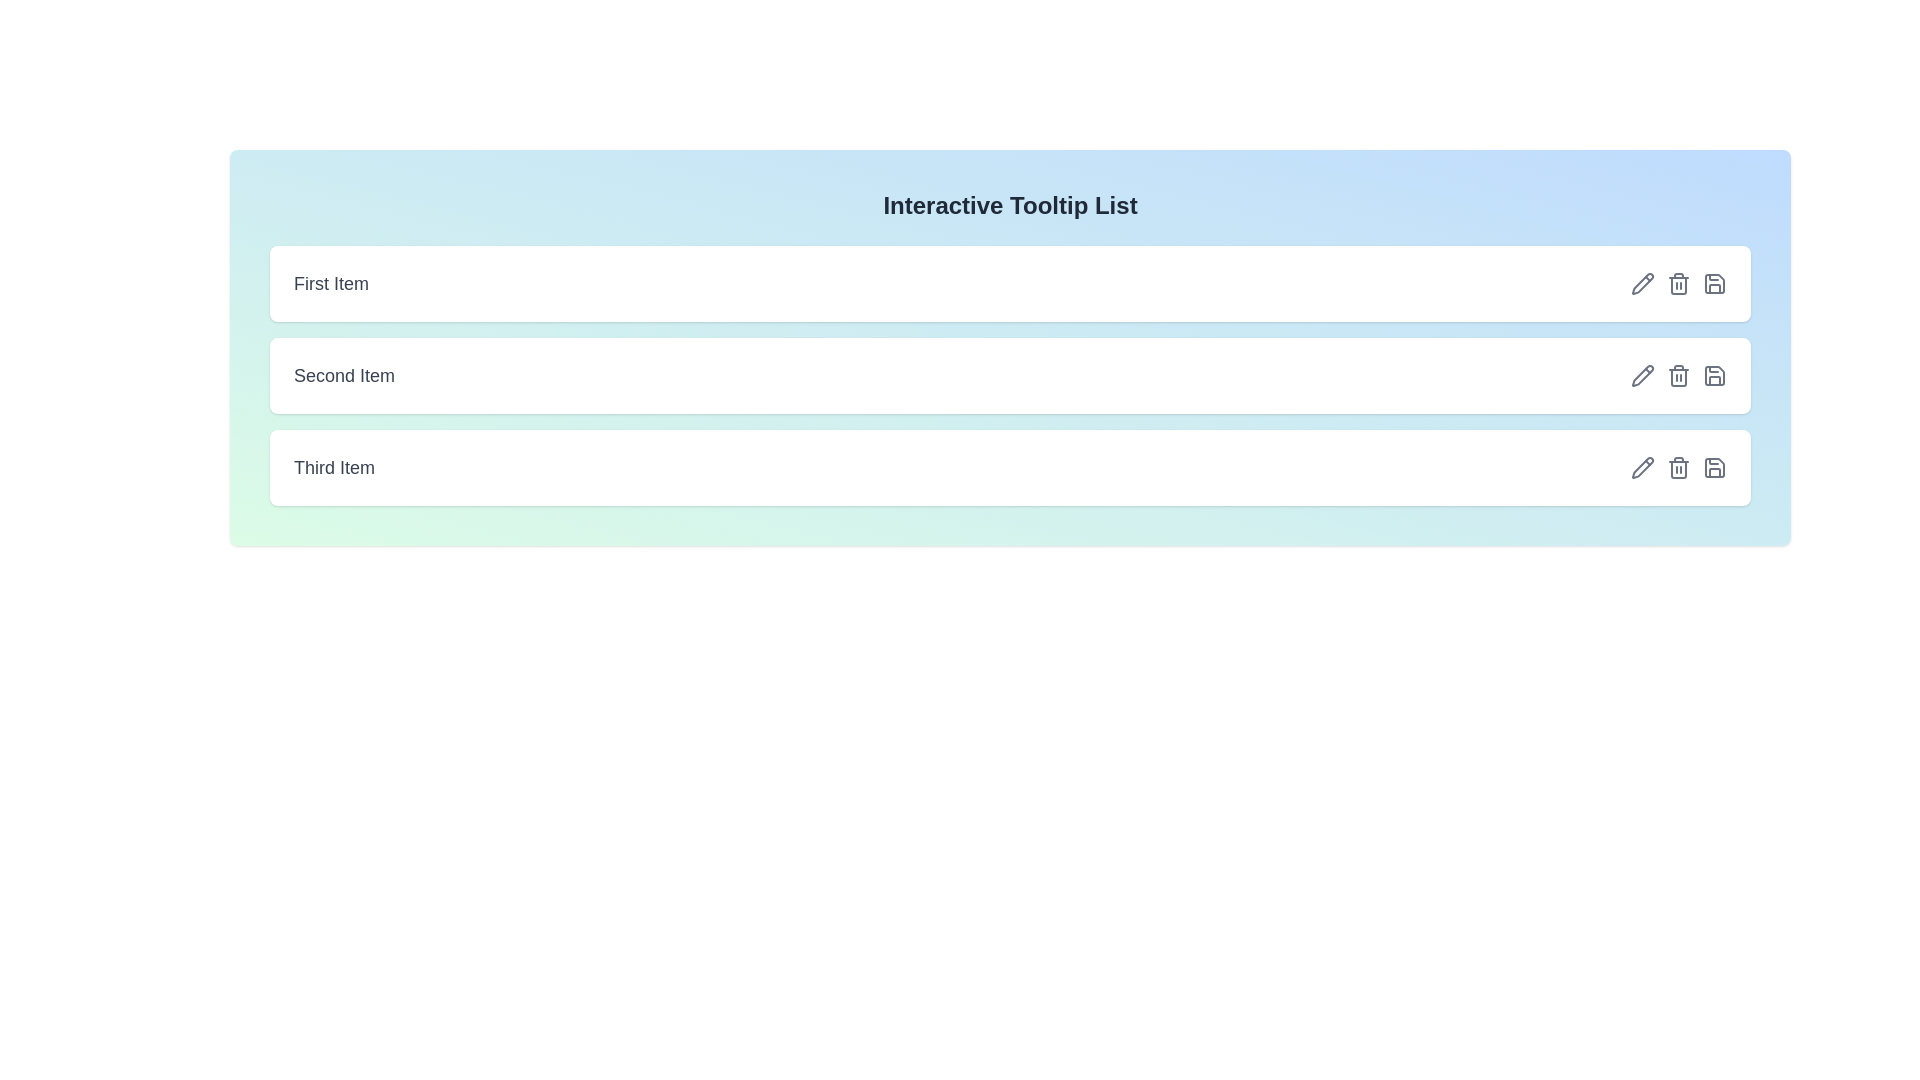 The height and width of the screenshot is (1080, 1920). Describe the element at coordinates (334, 467) in the screenshot. I see `the text element displaying 'Third Item' which is styled as a list item and is the third item in a vertical list` at that location.